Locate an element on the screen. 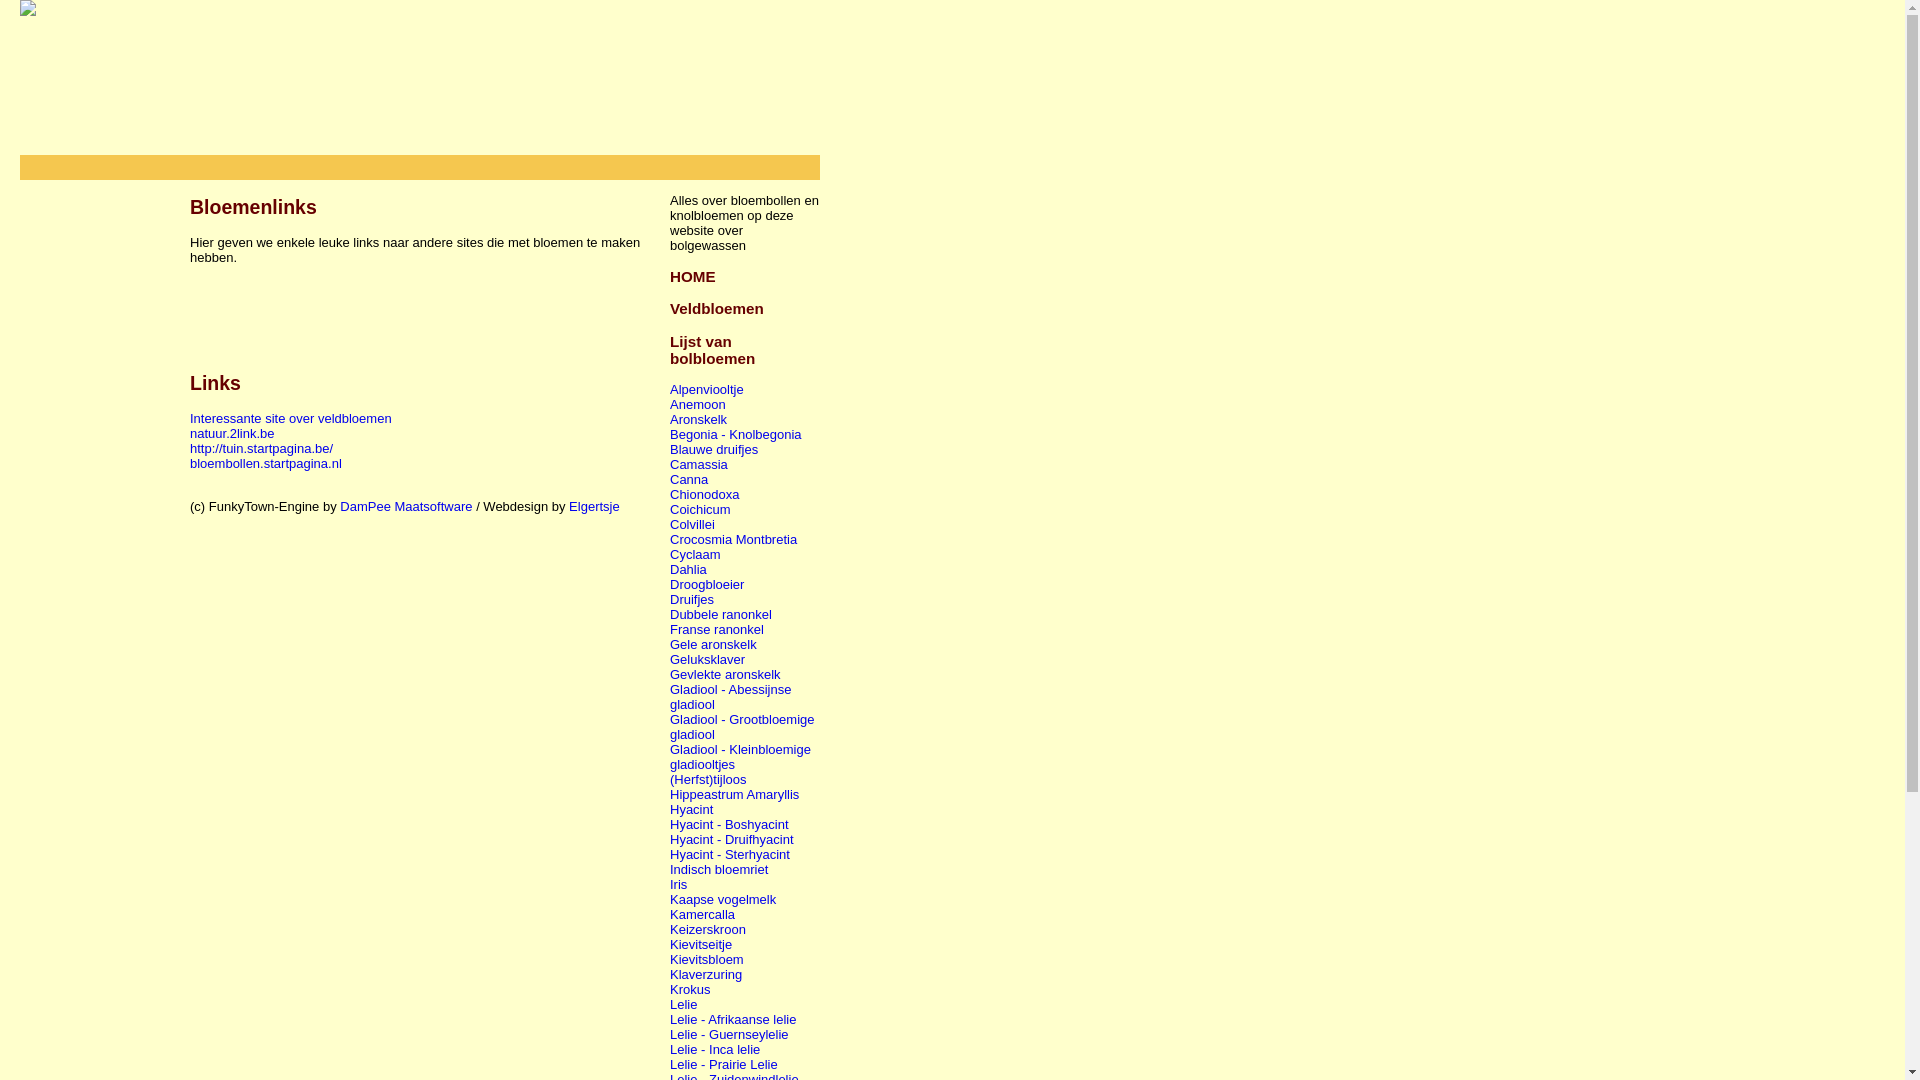  'Gladiool - Grootbloemige gladiool' is located at coordinates (741, 726).